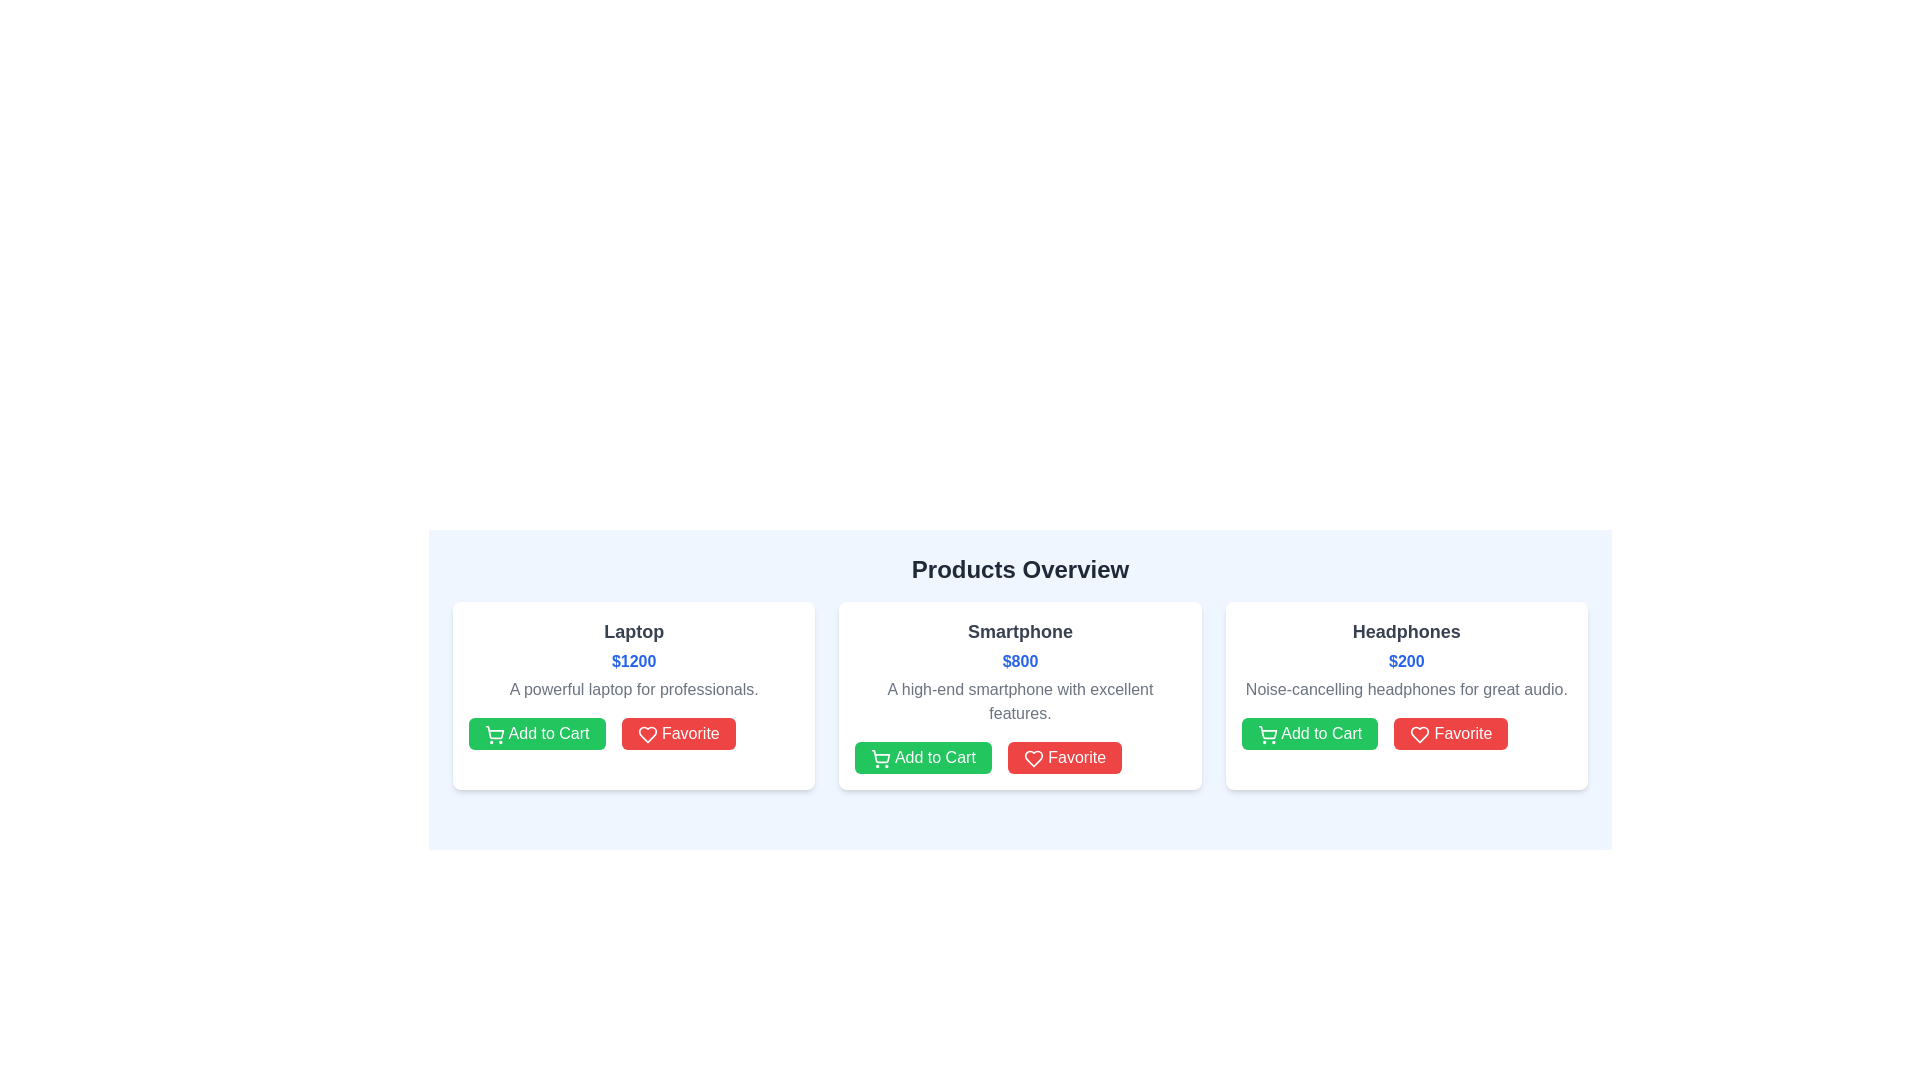 The image size is (1920, 1080). What do you see at coordinates (494, 733) in the screenshot?
I see `the shopping cart icon located inside the green 'Add to Cart' button` at bounding box center [494, 733].